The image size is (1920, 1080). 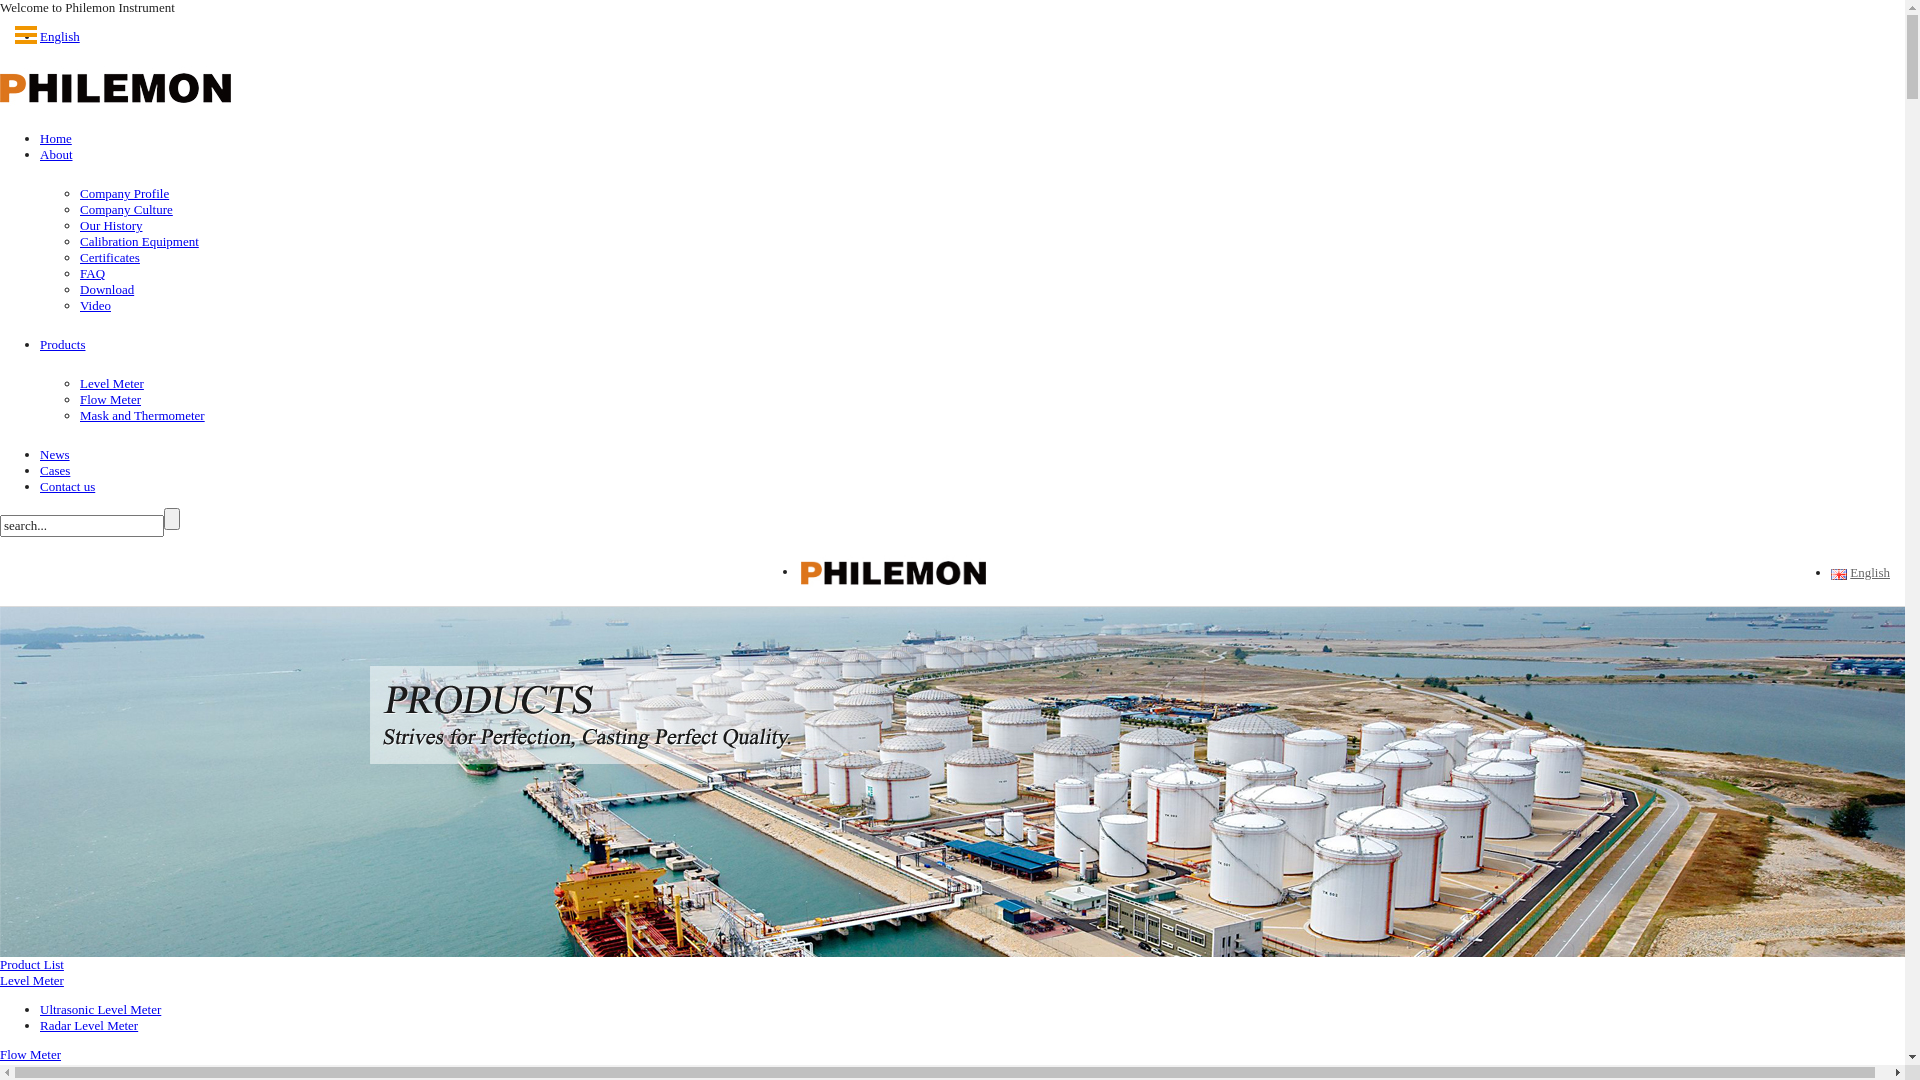 What do you see at coordinates (32, 979) in the screenshot?
I see `'Level Meter'` at bounding box center [32, 979].